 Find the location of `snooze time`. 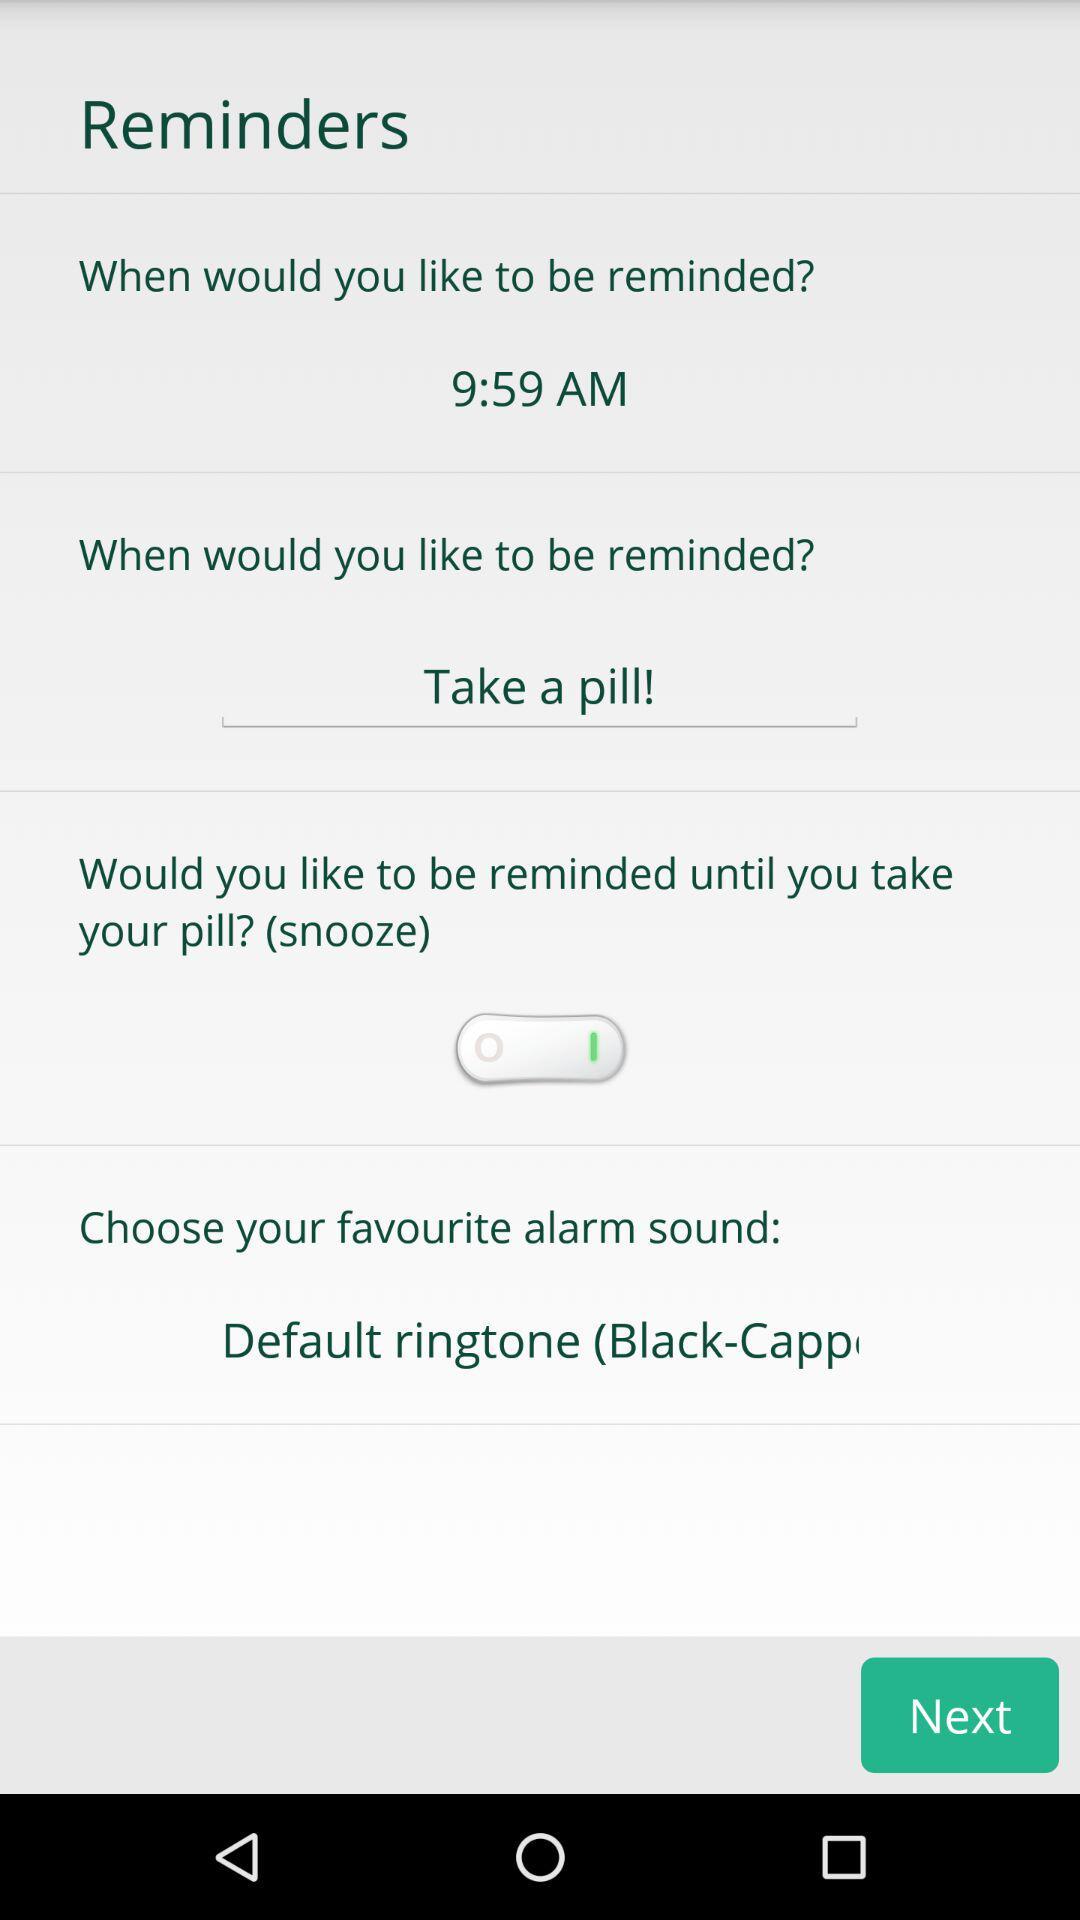

snooze time is located at coordinates (538, 1050).